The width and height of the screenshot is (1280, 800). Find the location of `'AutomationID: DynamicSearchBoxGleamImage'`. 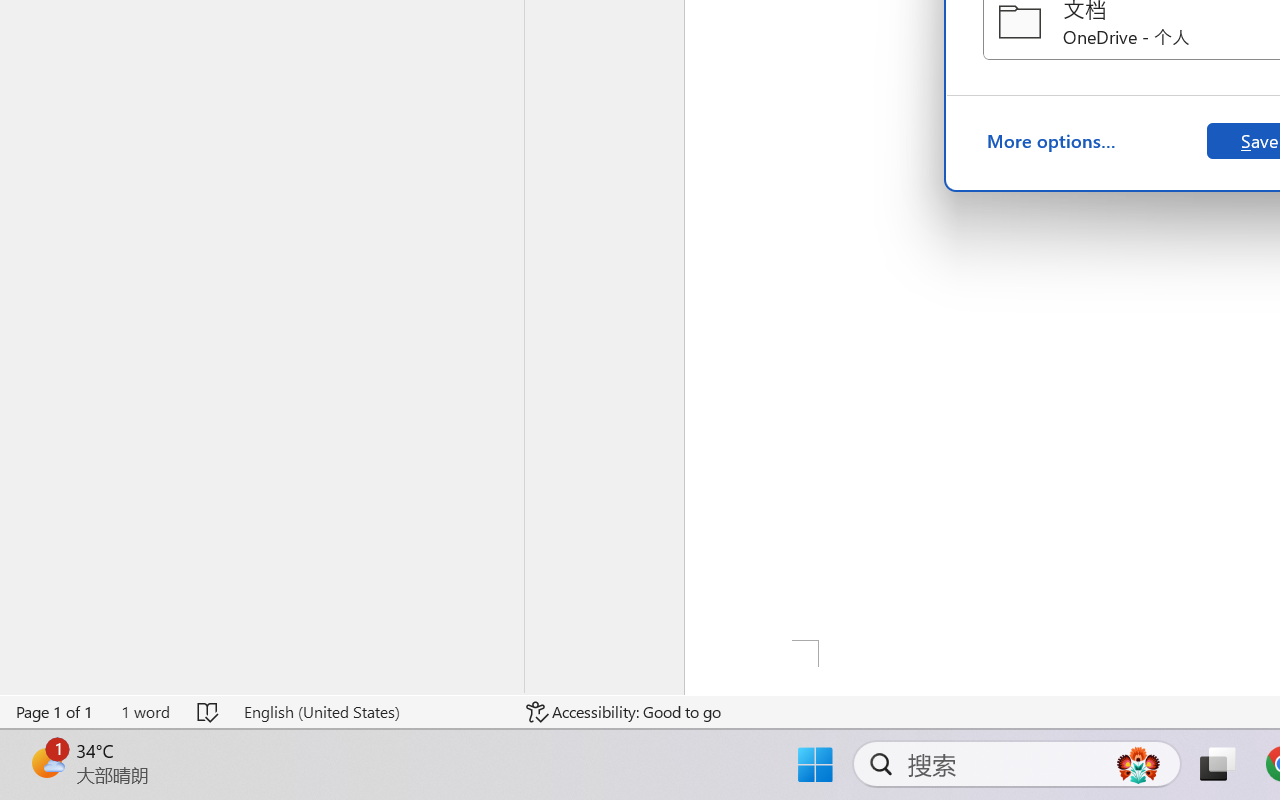

'AutomationID: DynamicSearchBoxGleamImage' is located at coordinates (1138, 764).